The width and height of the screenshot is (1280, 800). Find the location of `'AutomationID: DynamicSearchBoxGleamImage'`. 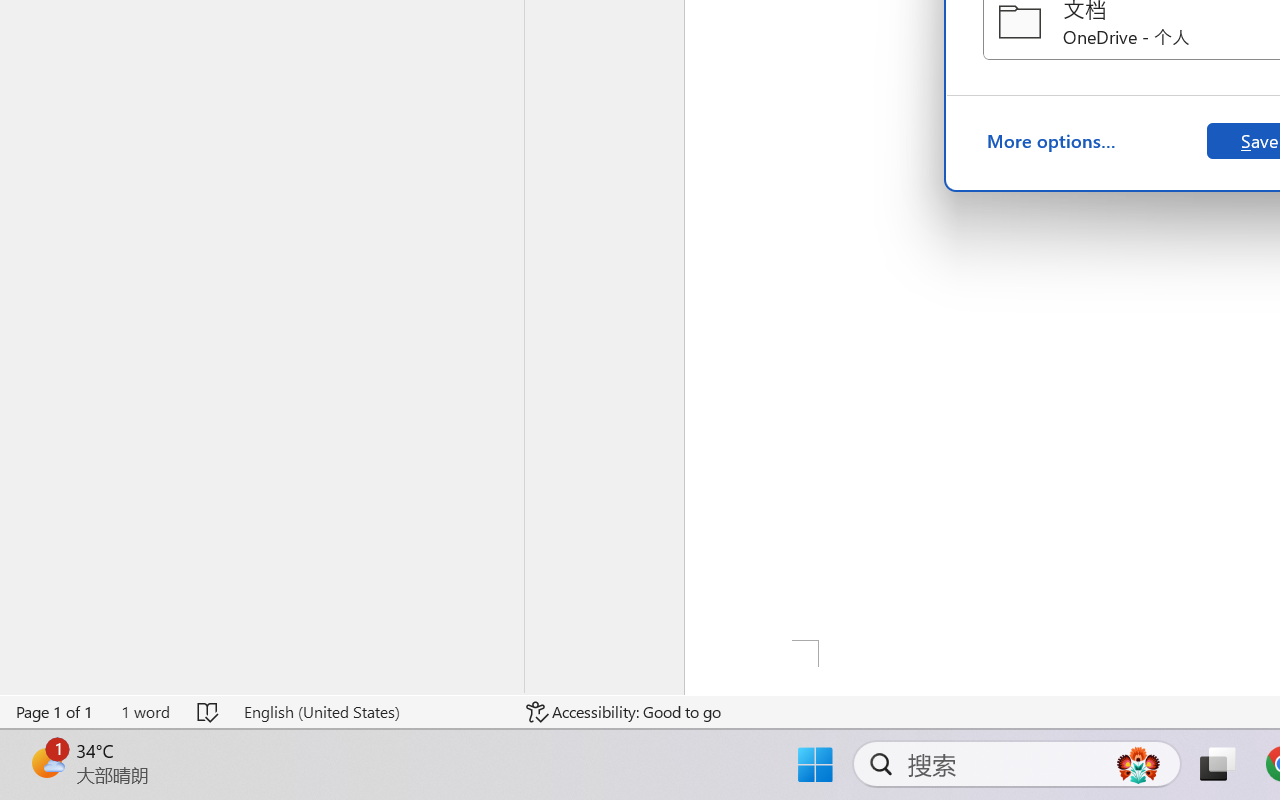

'AutomationID: DynamicSearchBoxGleamImage' is located at coordinates (1138, 764).